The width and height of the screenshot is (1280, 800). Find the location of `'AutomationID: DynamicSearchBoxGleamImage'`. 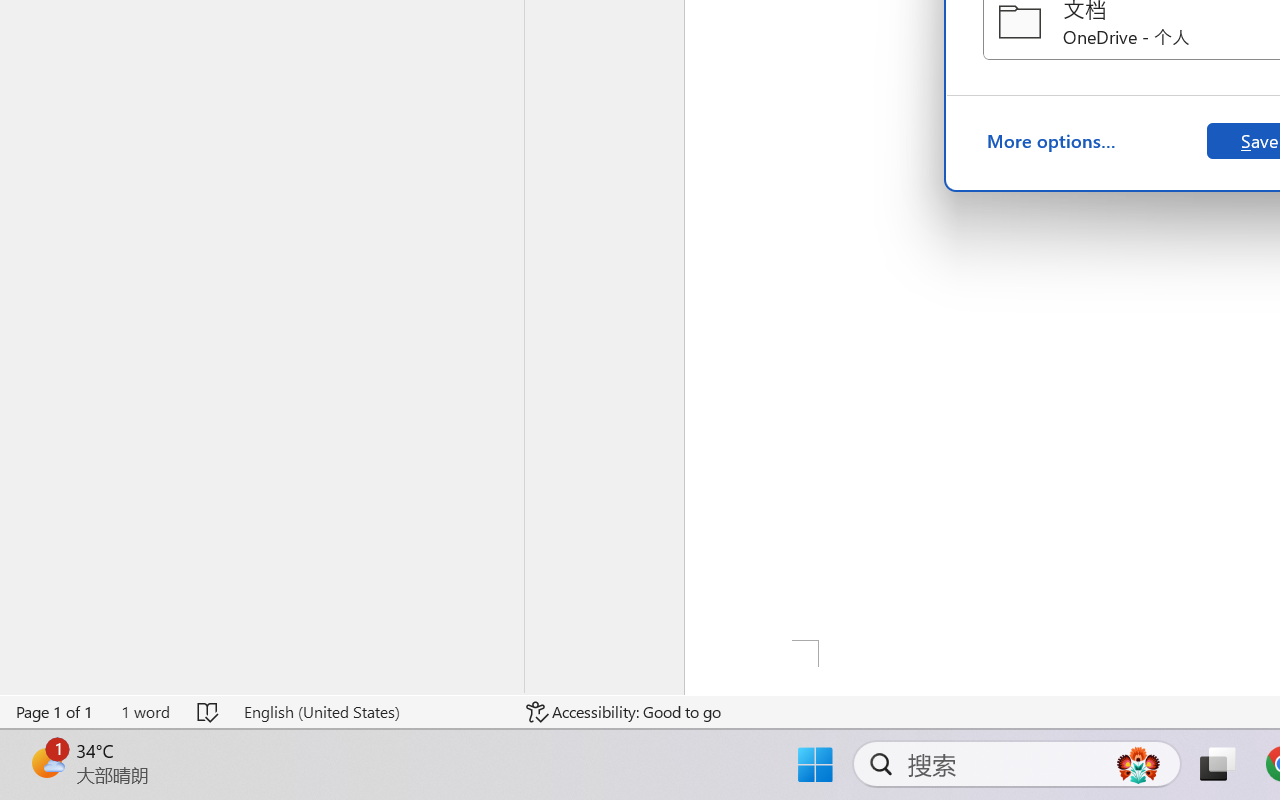

'AutomationID: DynamicSearchBoxGleamImage' is located at coordinates (1138, 764).